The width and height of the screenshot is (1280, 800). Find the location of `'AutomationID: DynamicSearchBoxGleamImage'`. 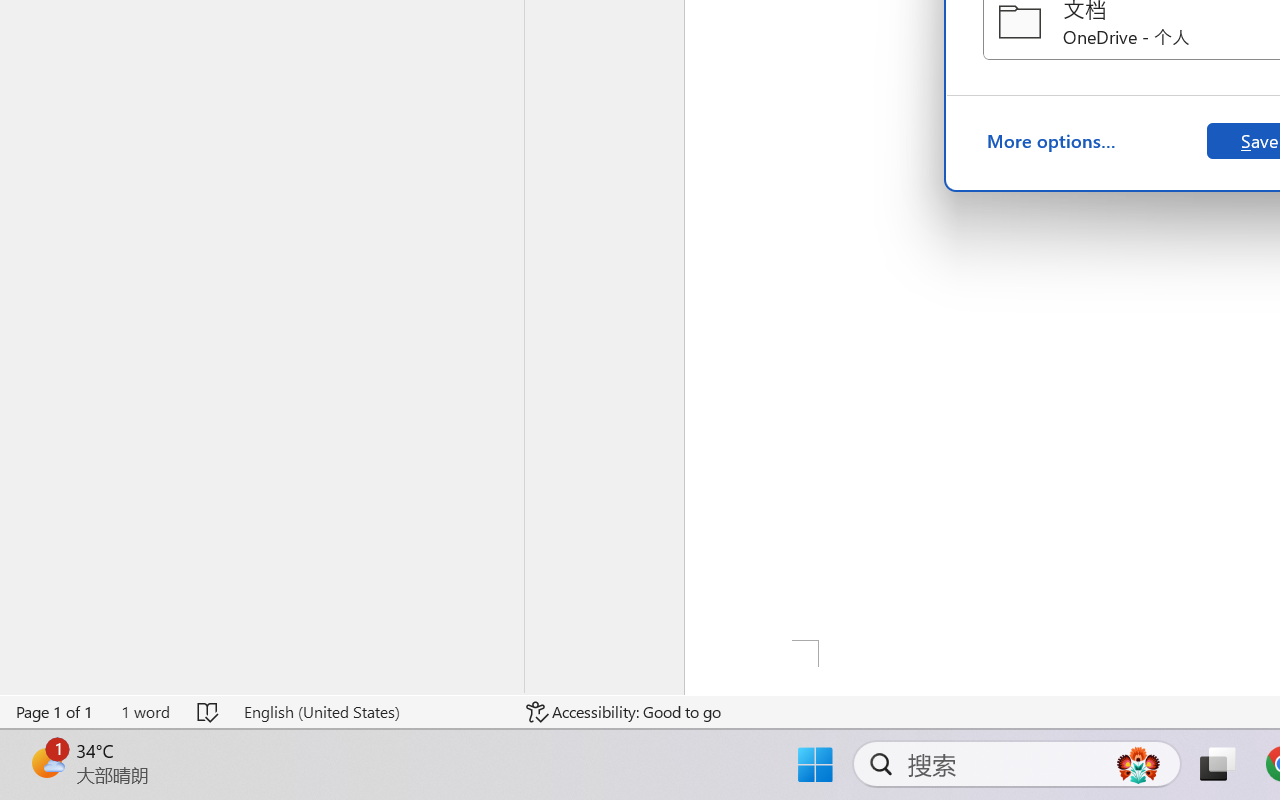

'AutomationID: DynamicSearchBoxGleamImage' is located at coordinates (1138, 764).